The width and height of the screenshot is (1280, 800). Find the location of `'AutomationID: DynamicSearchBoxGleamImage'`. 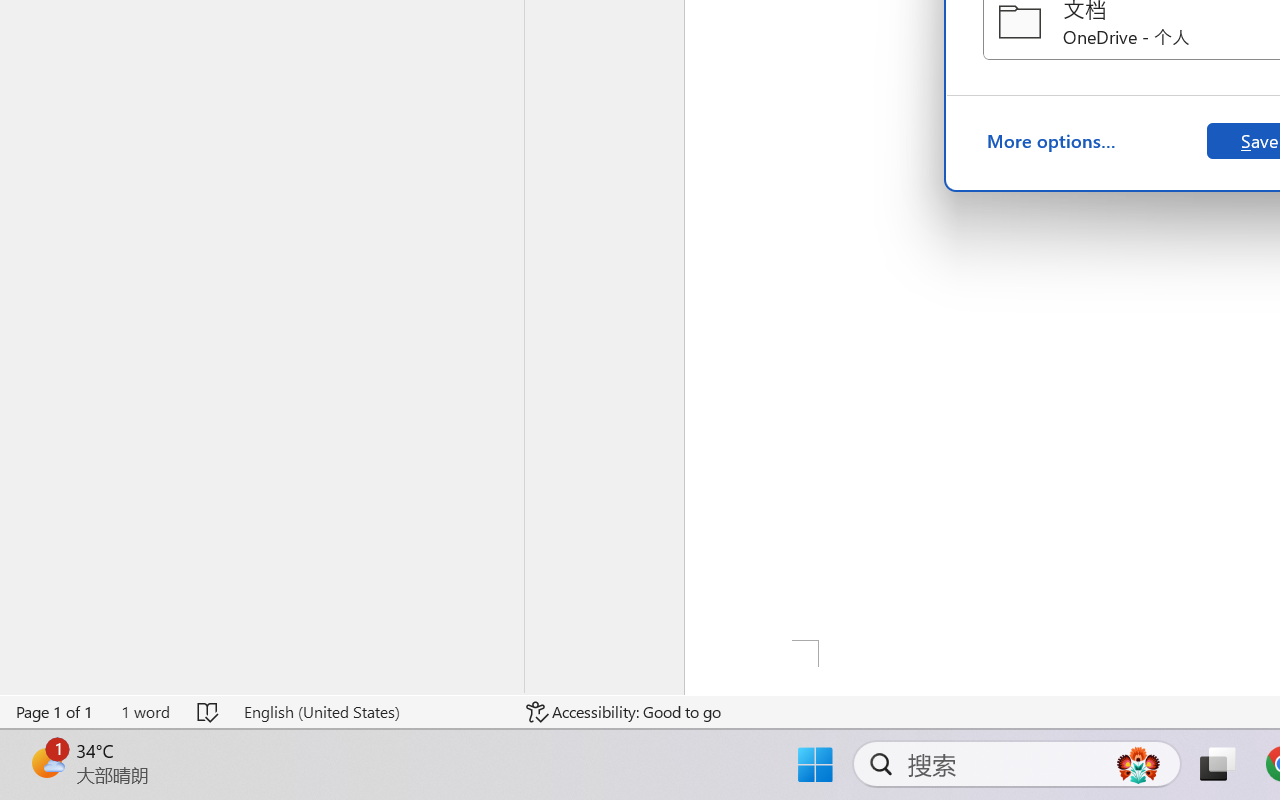

'AutomationID: DynamicSearchBoxGleamImage' is located at coordinates (1138, 764).